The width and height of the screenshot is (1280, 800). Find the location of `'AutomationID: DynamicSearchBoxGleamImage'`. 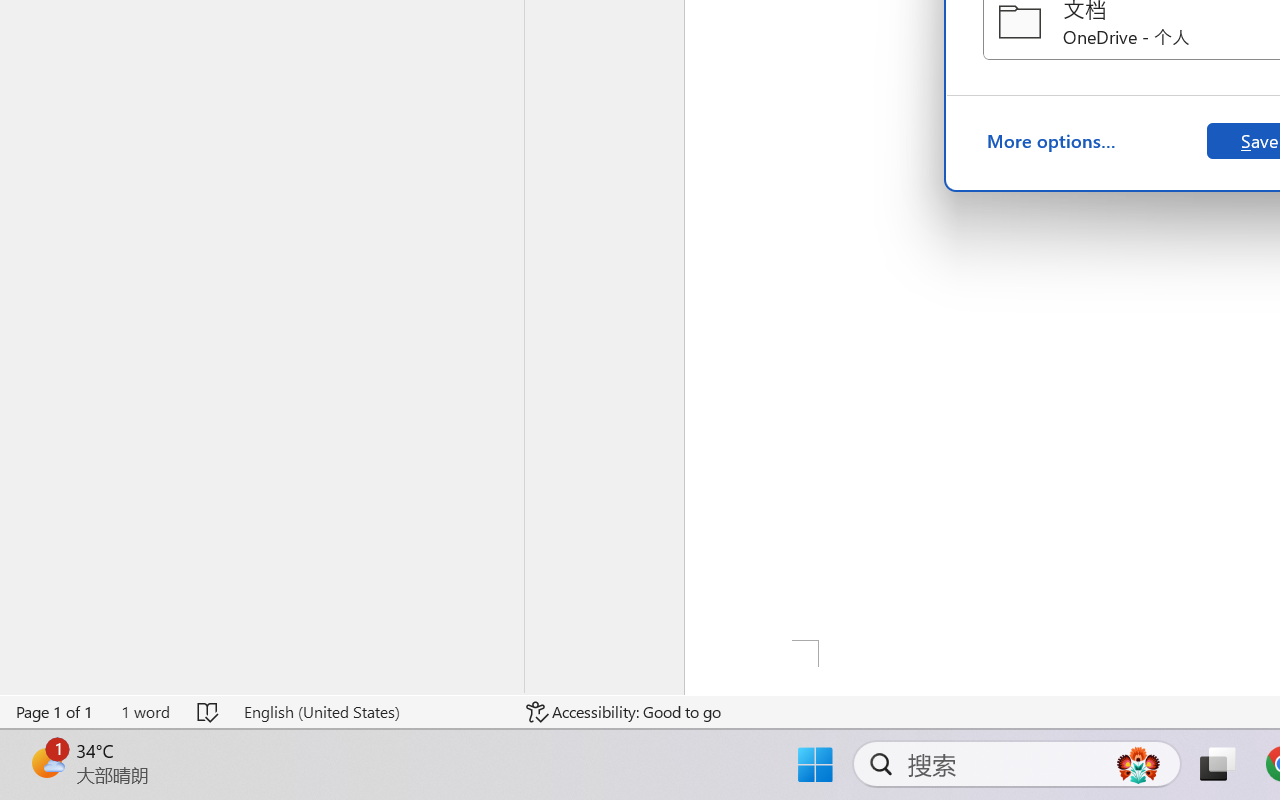

'AutomationID: DynamicSearchBoxGleamImage' is located at coordinates (1138, 764).